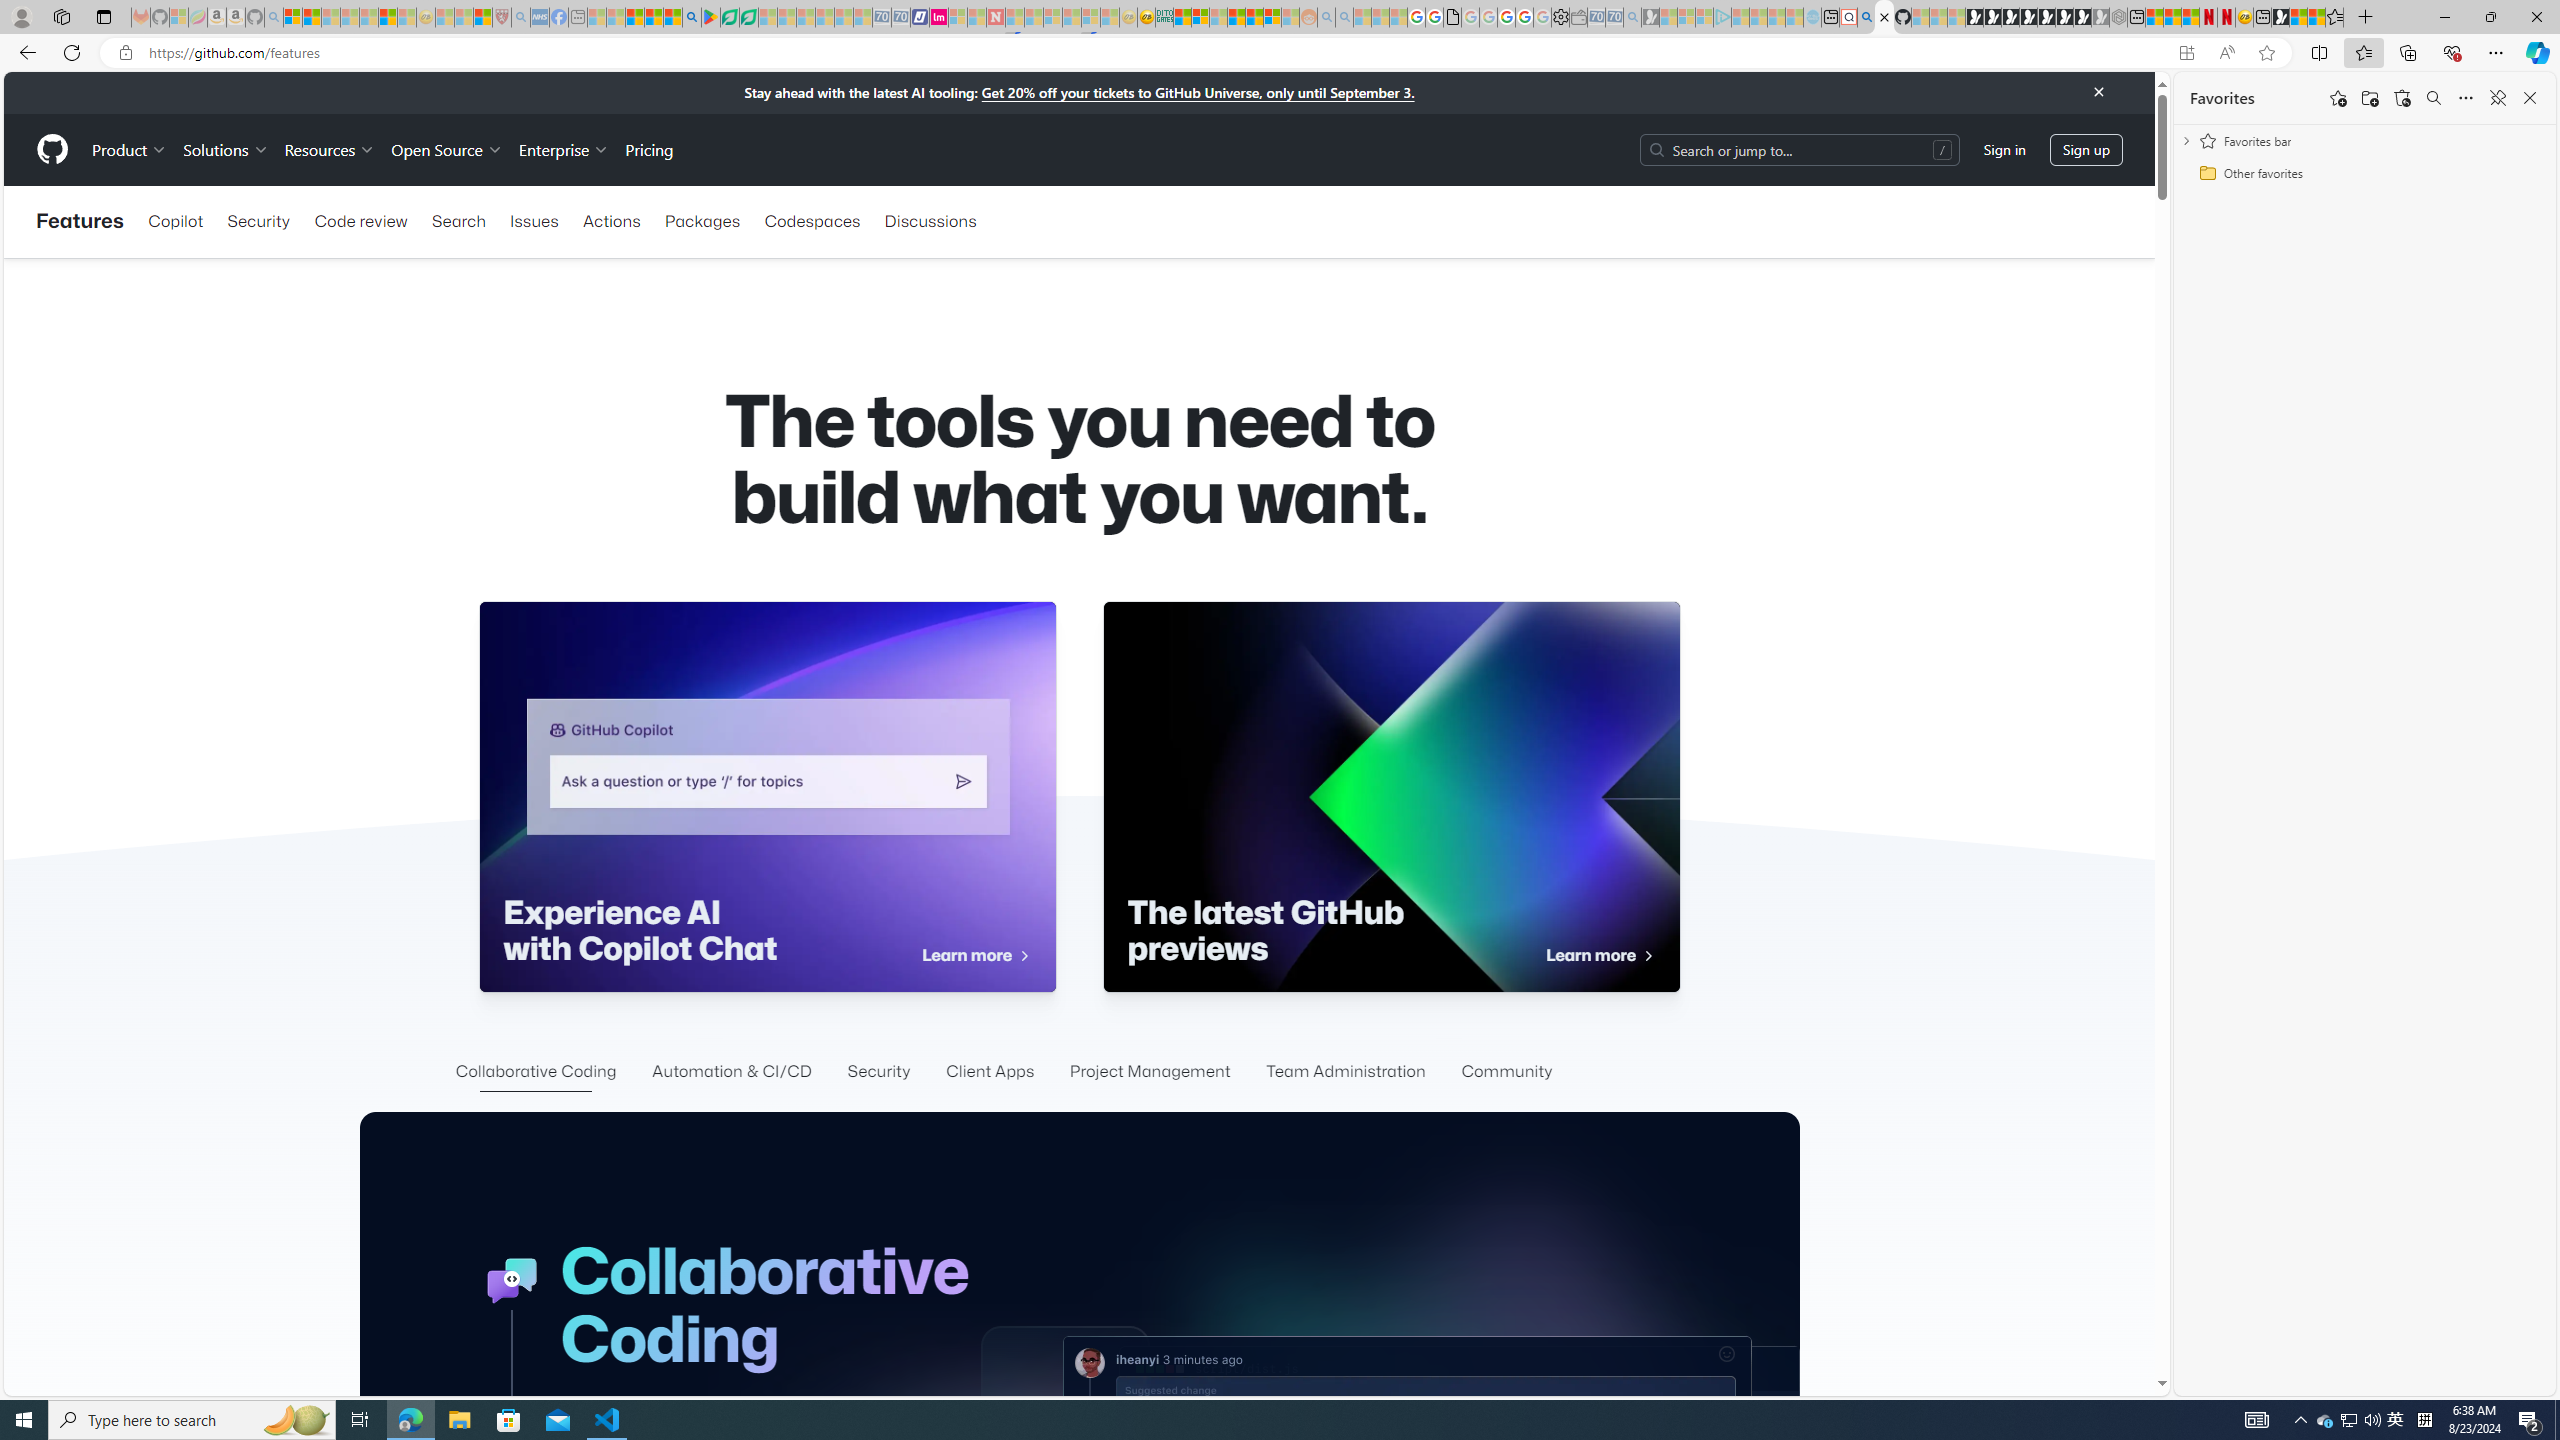 This screenshot has width=2560, height=1440. What do you see at coordinates (562, 149) in the screenshot?
I see `'Enterprise'` at bounding box center [562, 149].